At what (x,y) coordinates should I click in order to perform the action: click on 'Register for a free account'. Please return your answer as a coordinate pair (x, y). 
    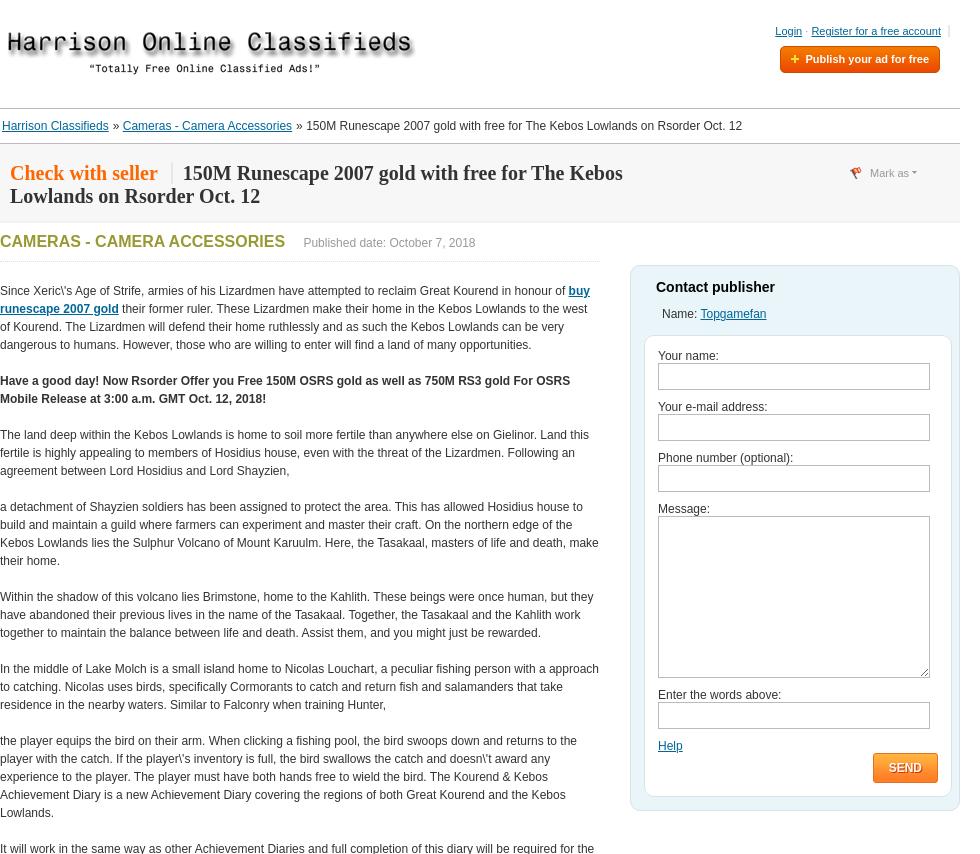
    Looking at the image, I should click on (811, 30).